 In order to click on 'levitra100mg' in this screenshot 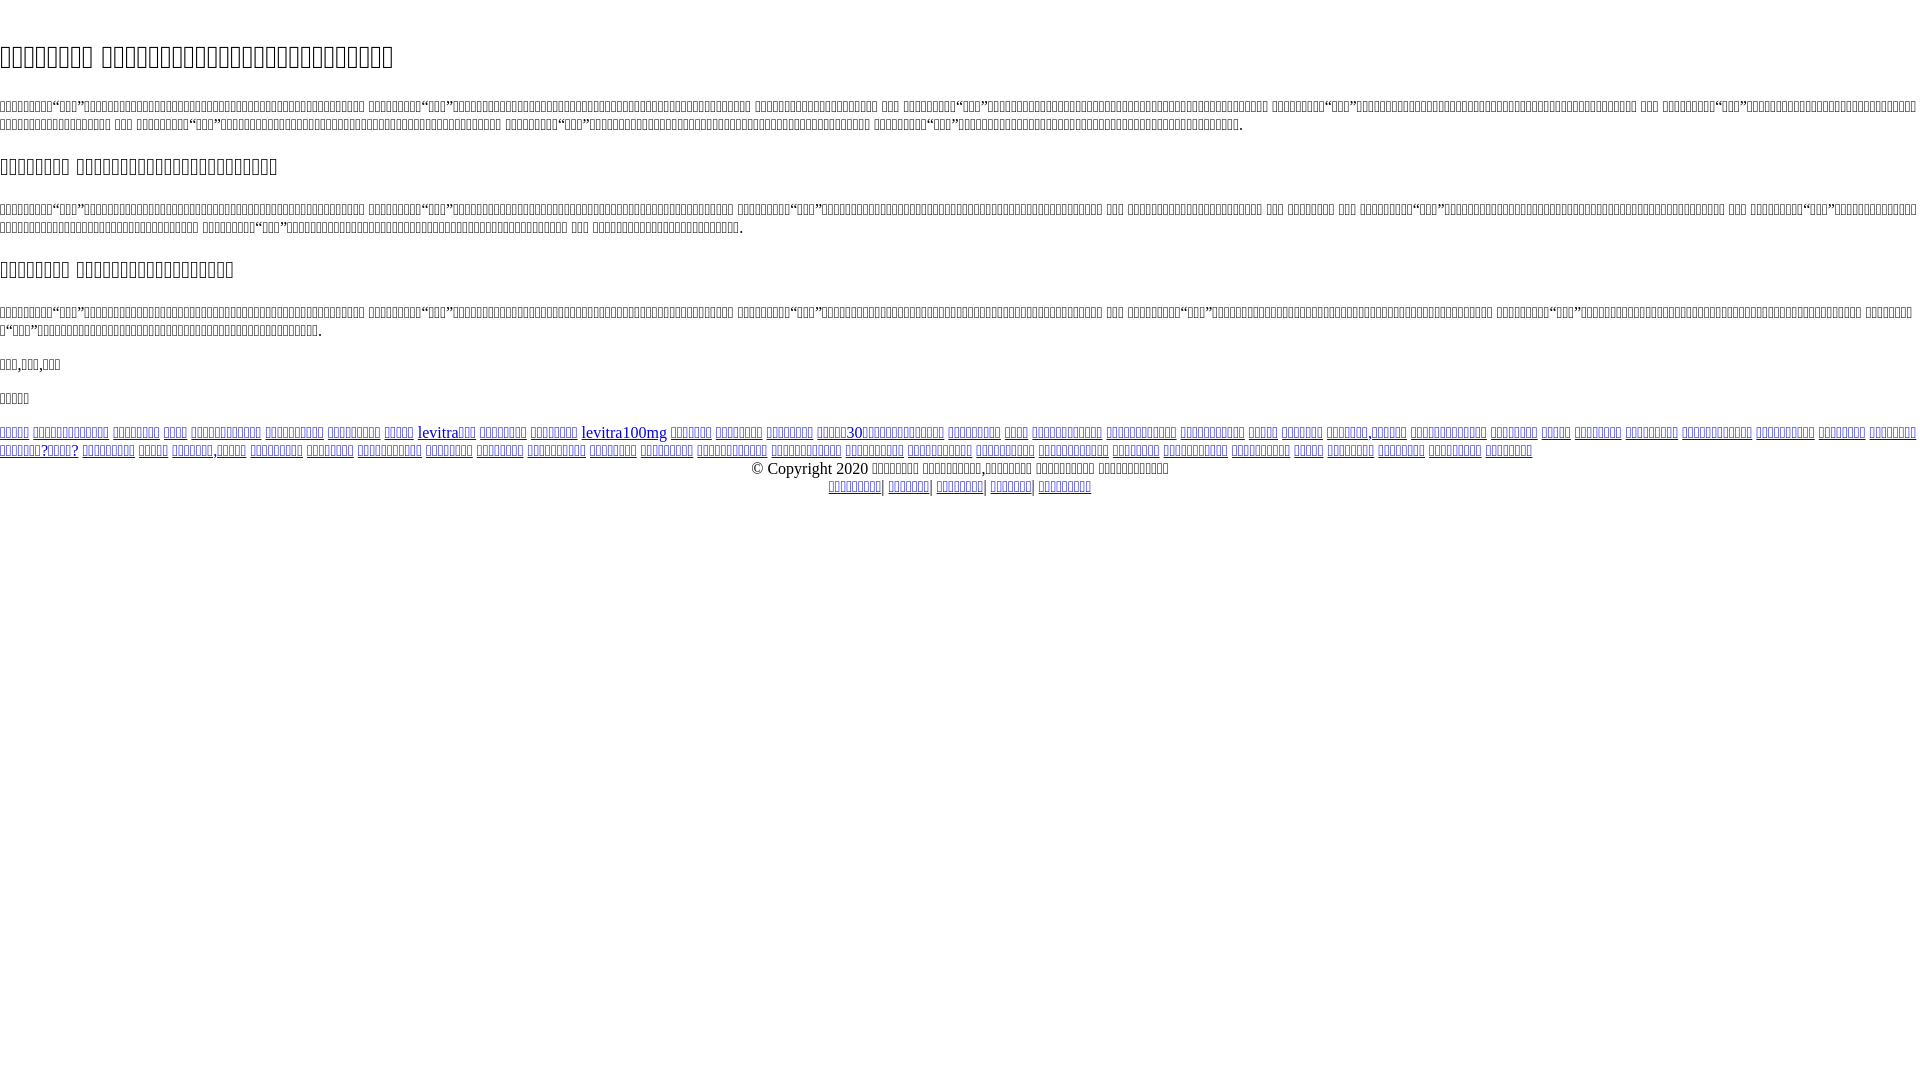, I will do `click(623, 431)`.